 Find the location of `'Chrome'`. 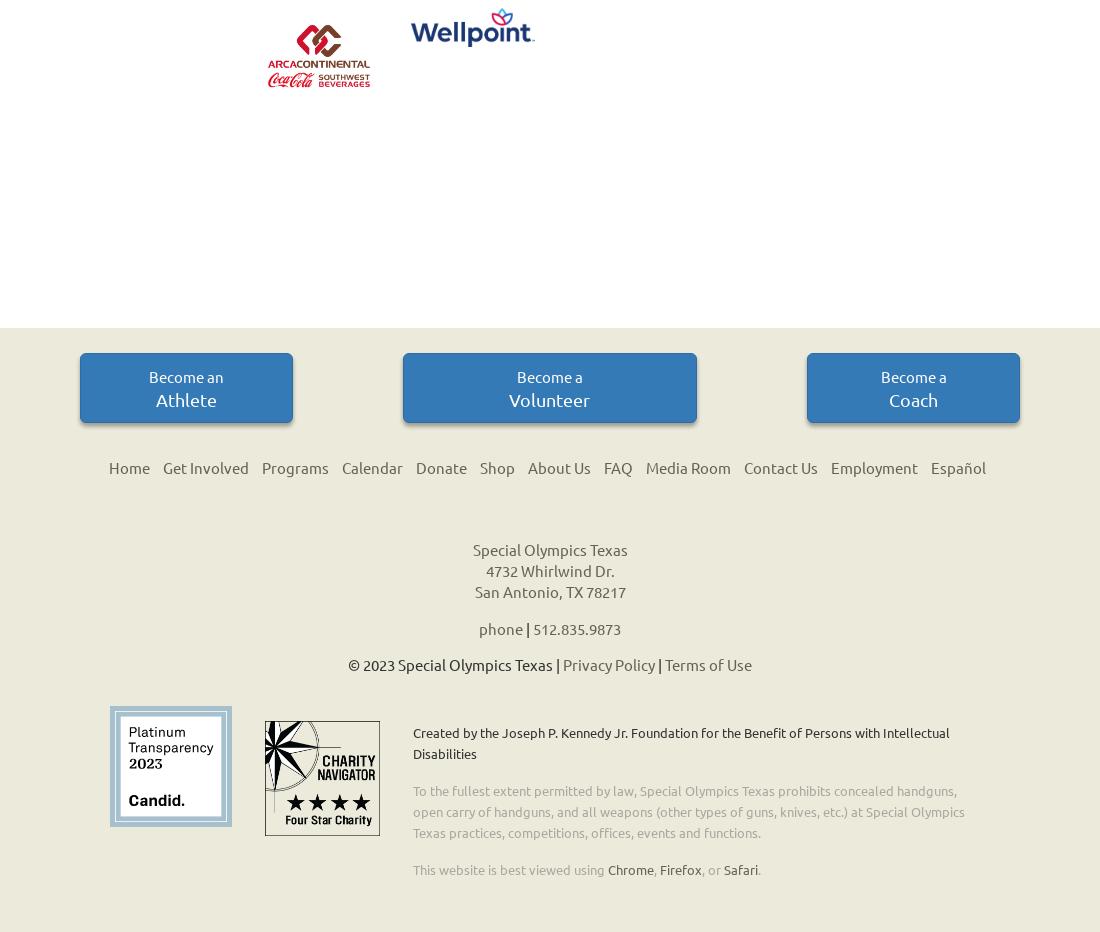

'Chrome' is located at coordinates (606, 867).